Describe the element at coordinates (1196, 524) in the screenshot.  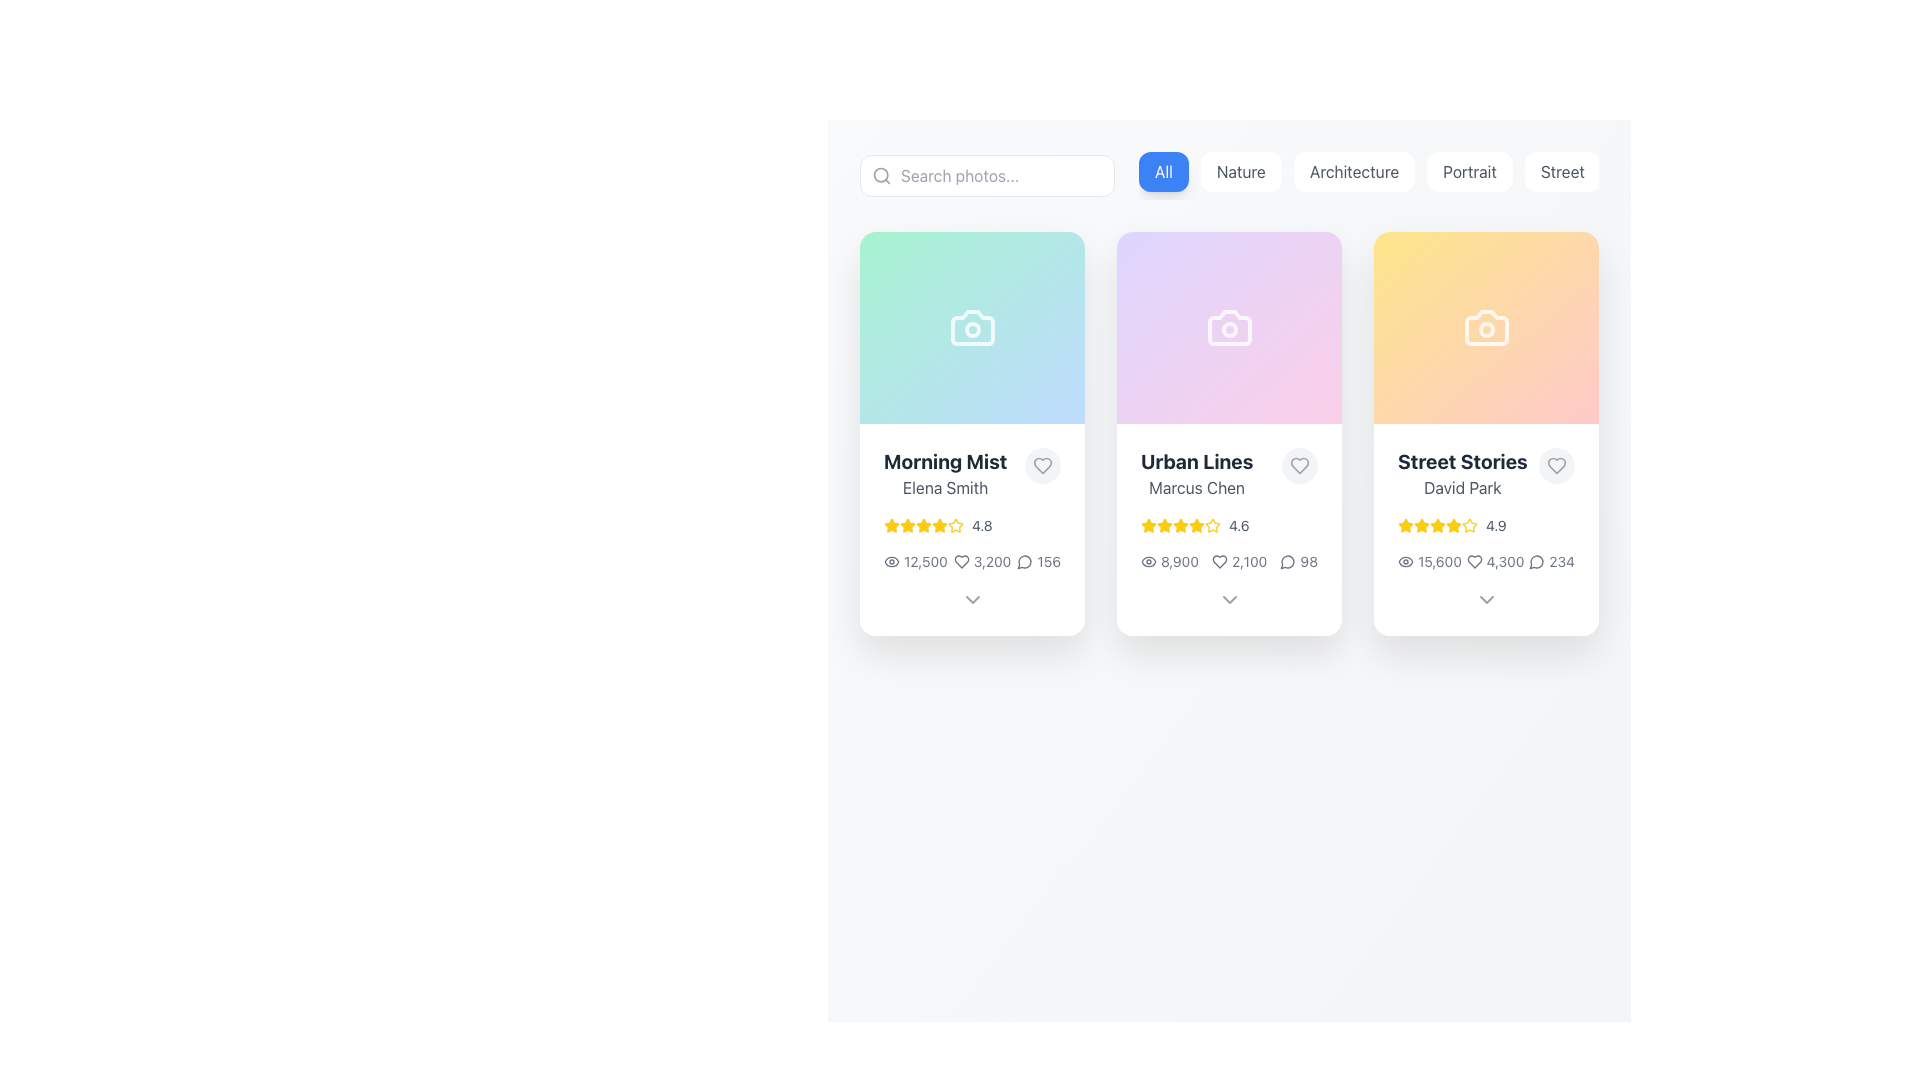
I see `the fourth star icon in the 'Urban Lines' card to interact with the rating` at that location.